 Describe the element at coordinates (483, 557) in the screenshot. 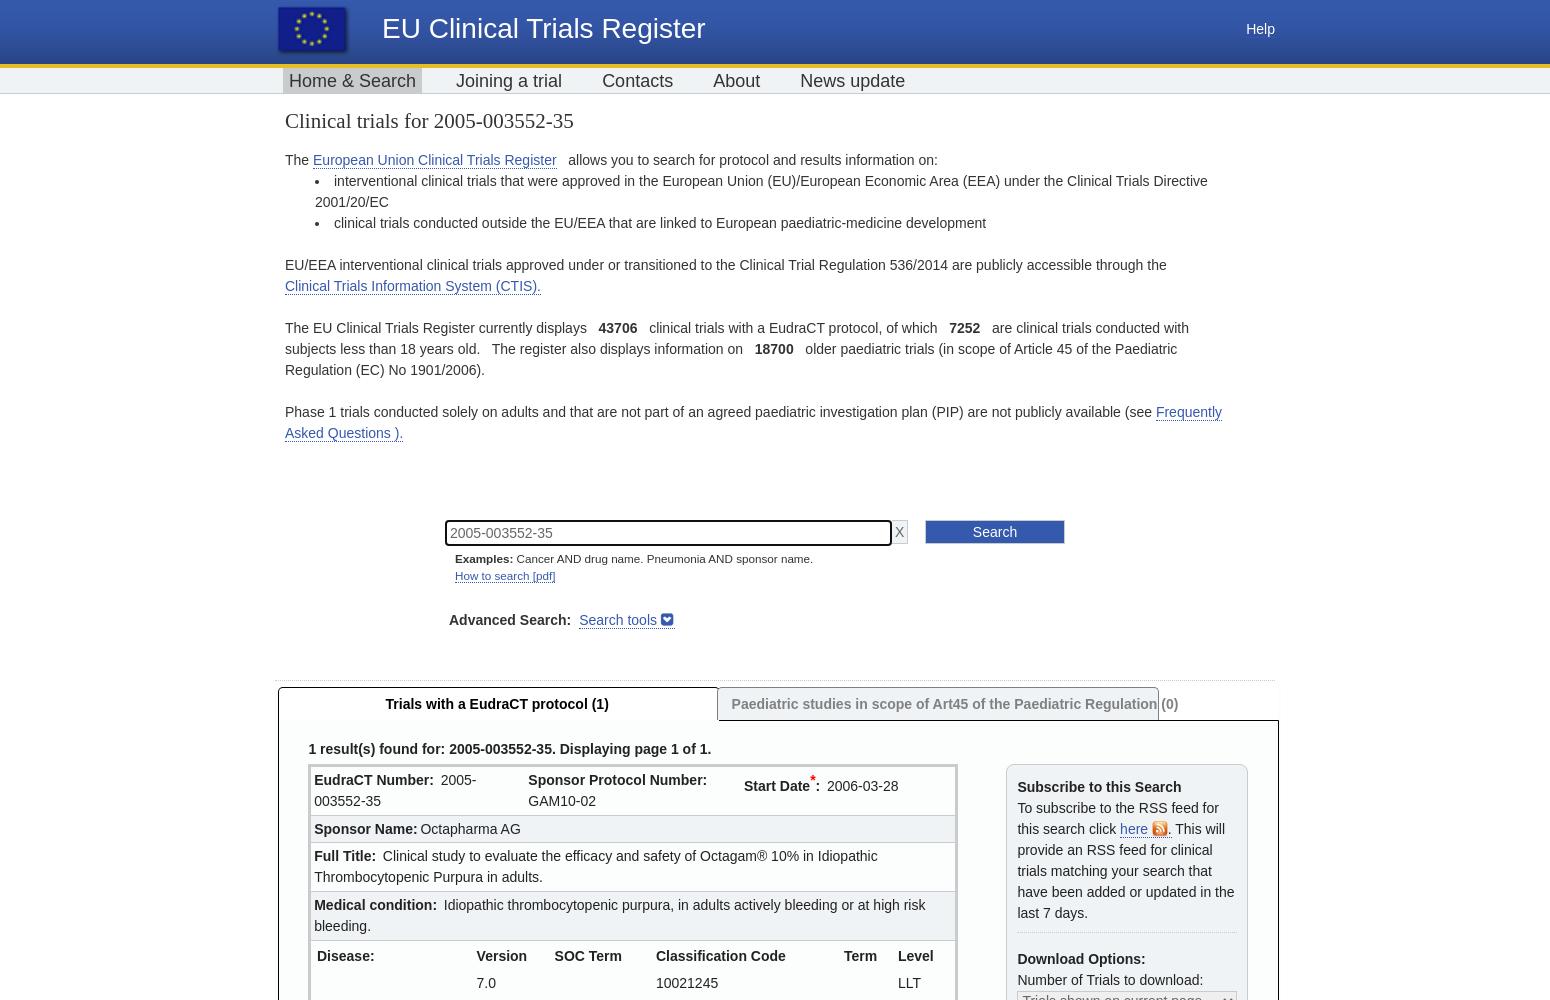

I see `'Examples:'` at that location.